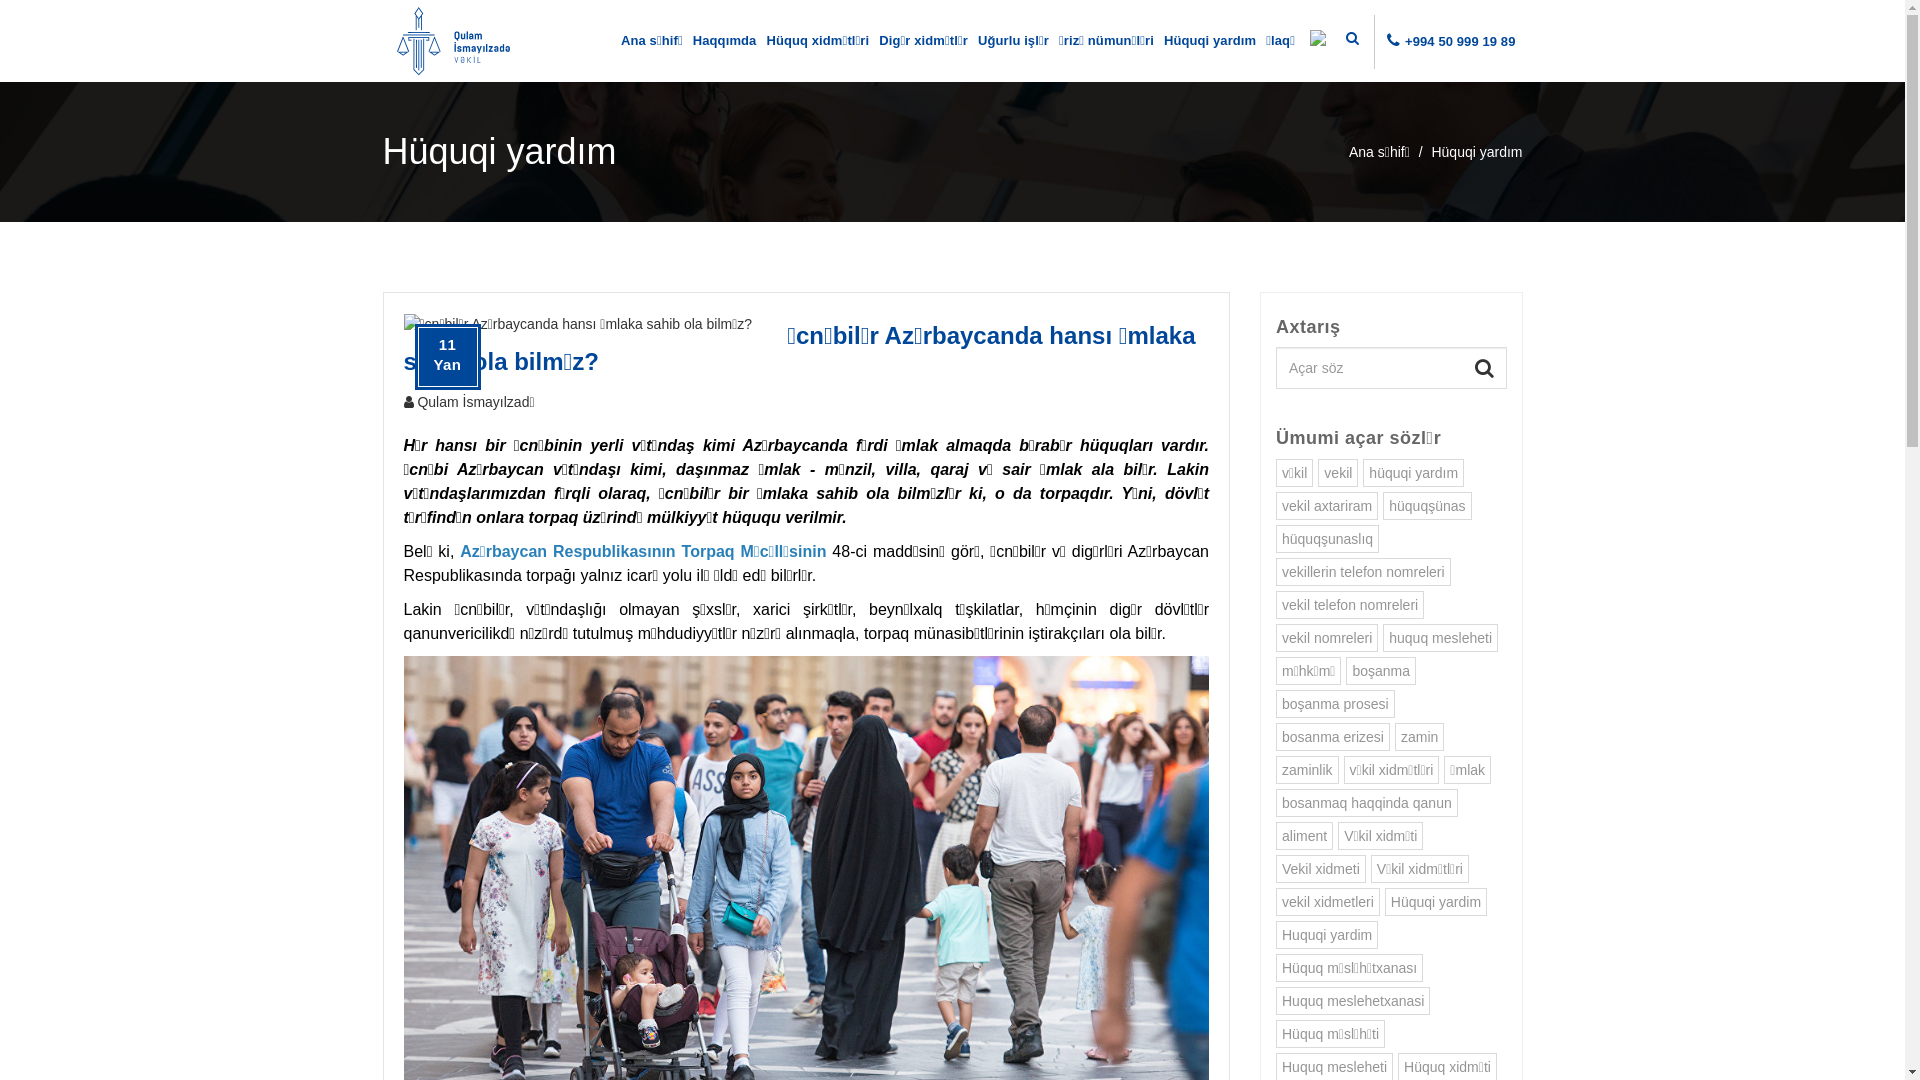 This screenshot has height=1080, width=1920. What do you see at coordinates (1460, 41) in the screenshot?
I see `'+994 50 999 19 89'` at bounding box center [1460, 41].